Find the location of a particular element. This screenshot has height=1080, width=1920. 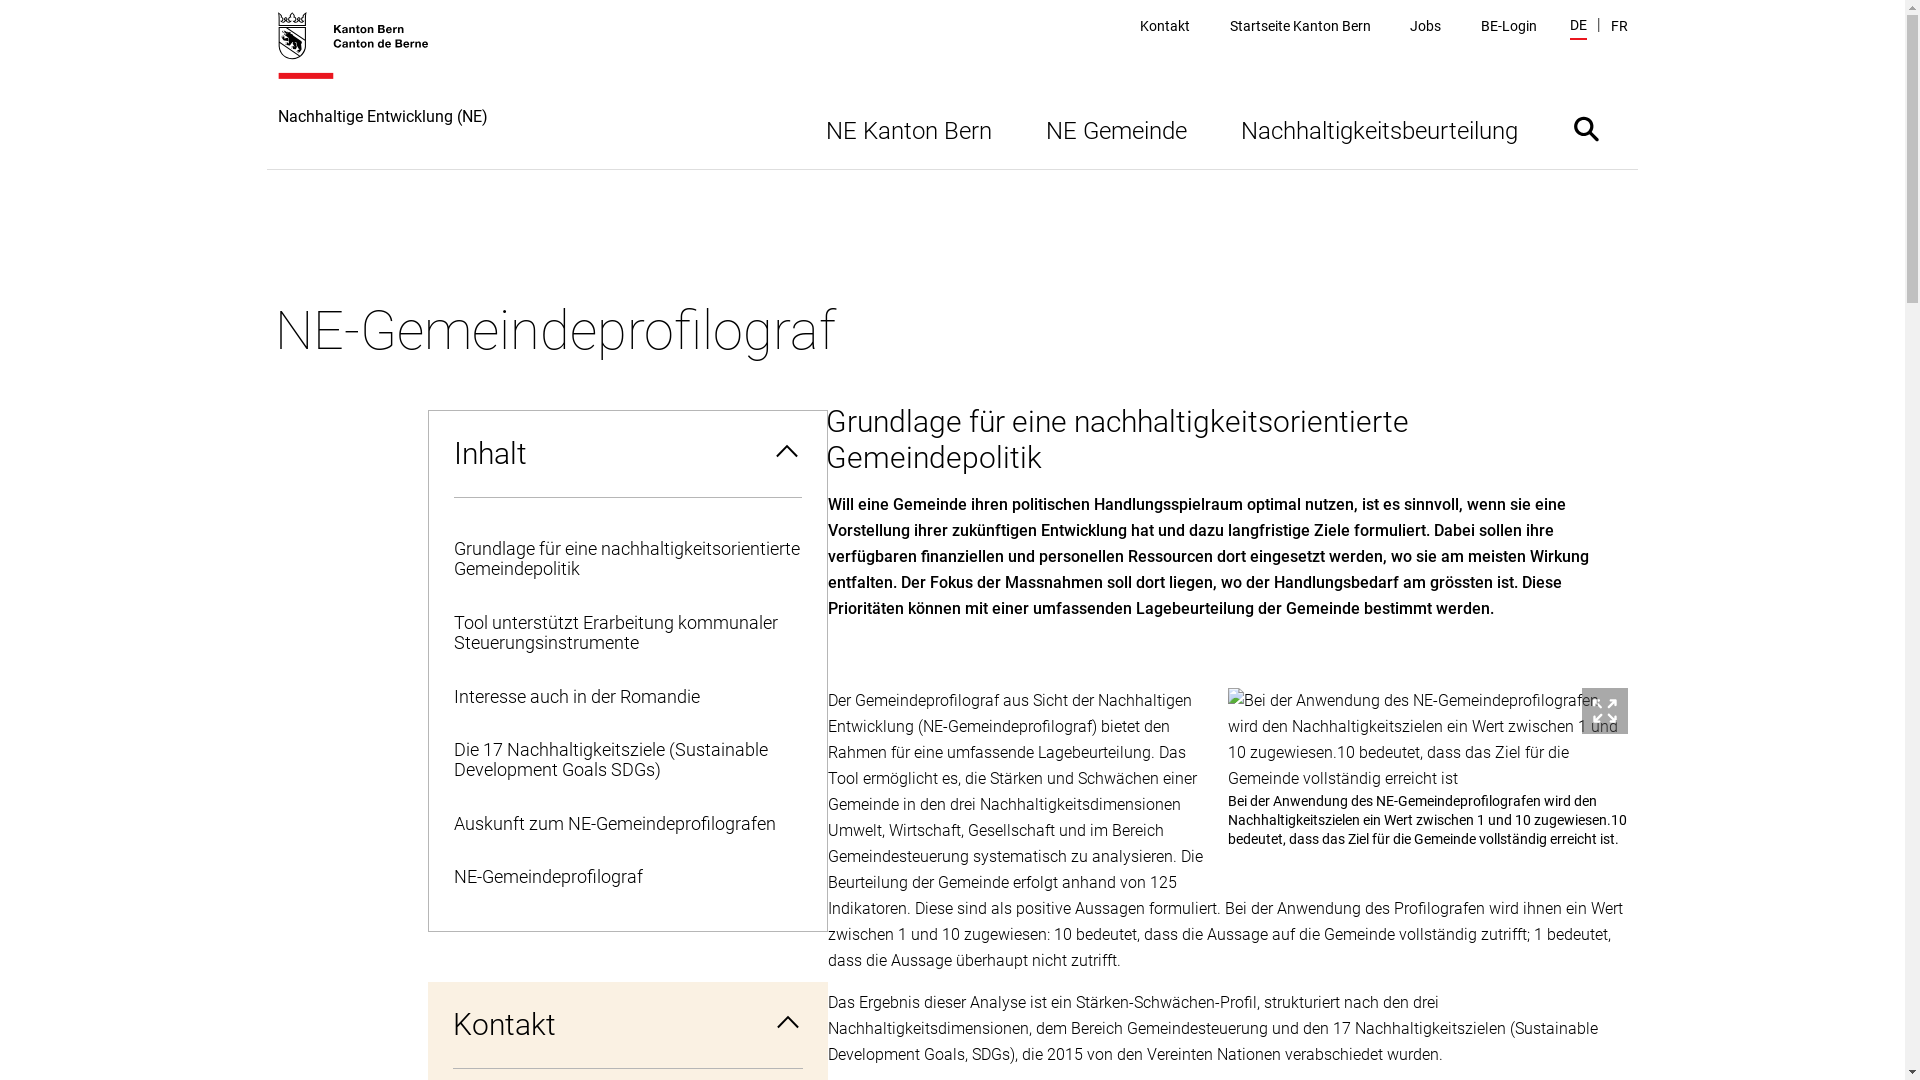

'Suche ein- oder ausblenden' is located at coordinates (1584, 128).